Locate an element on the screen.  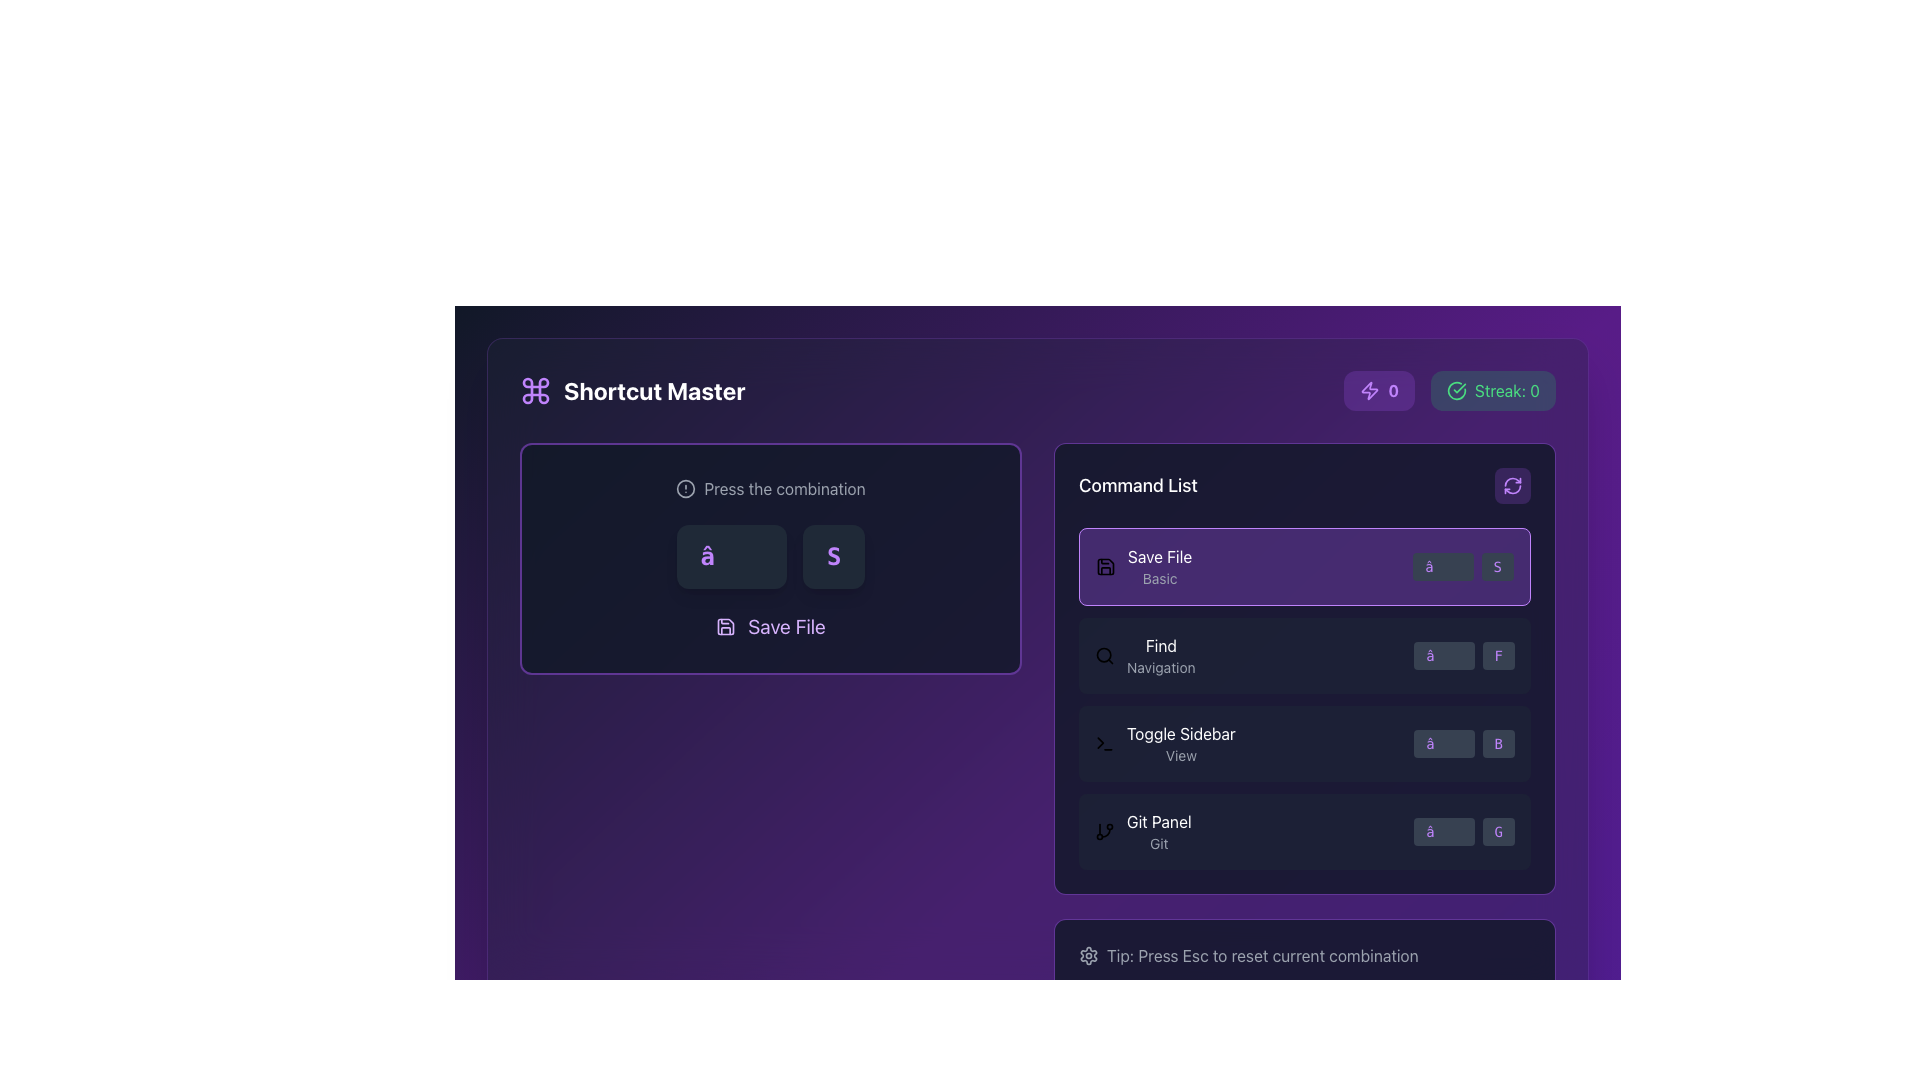
the button-like key label with a dark background and a purple letter 'G' centered within it, located near the 'Git Panel' label in the Command List section is located at coordinates (1498, 832).